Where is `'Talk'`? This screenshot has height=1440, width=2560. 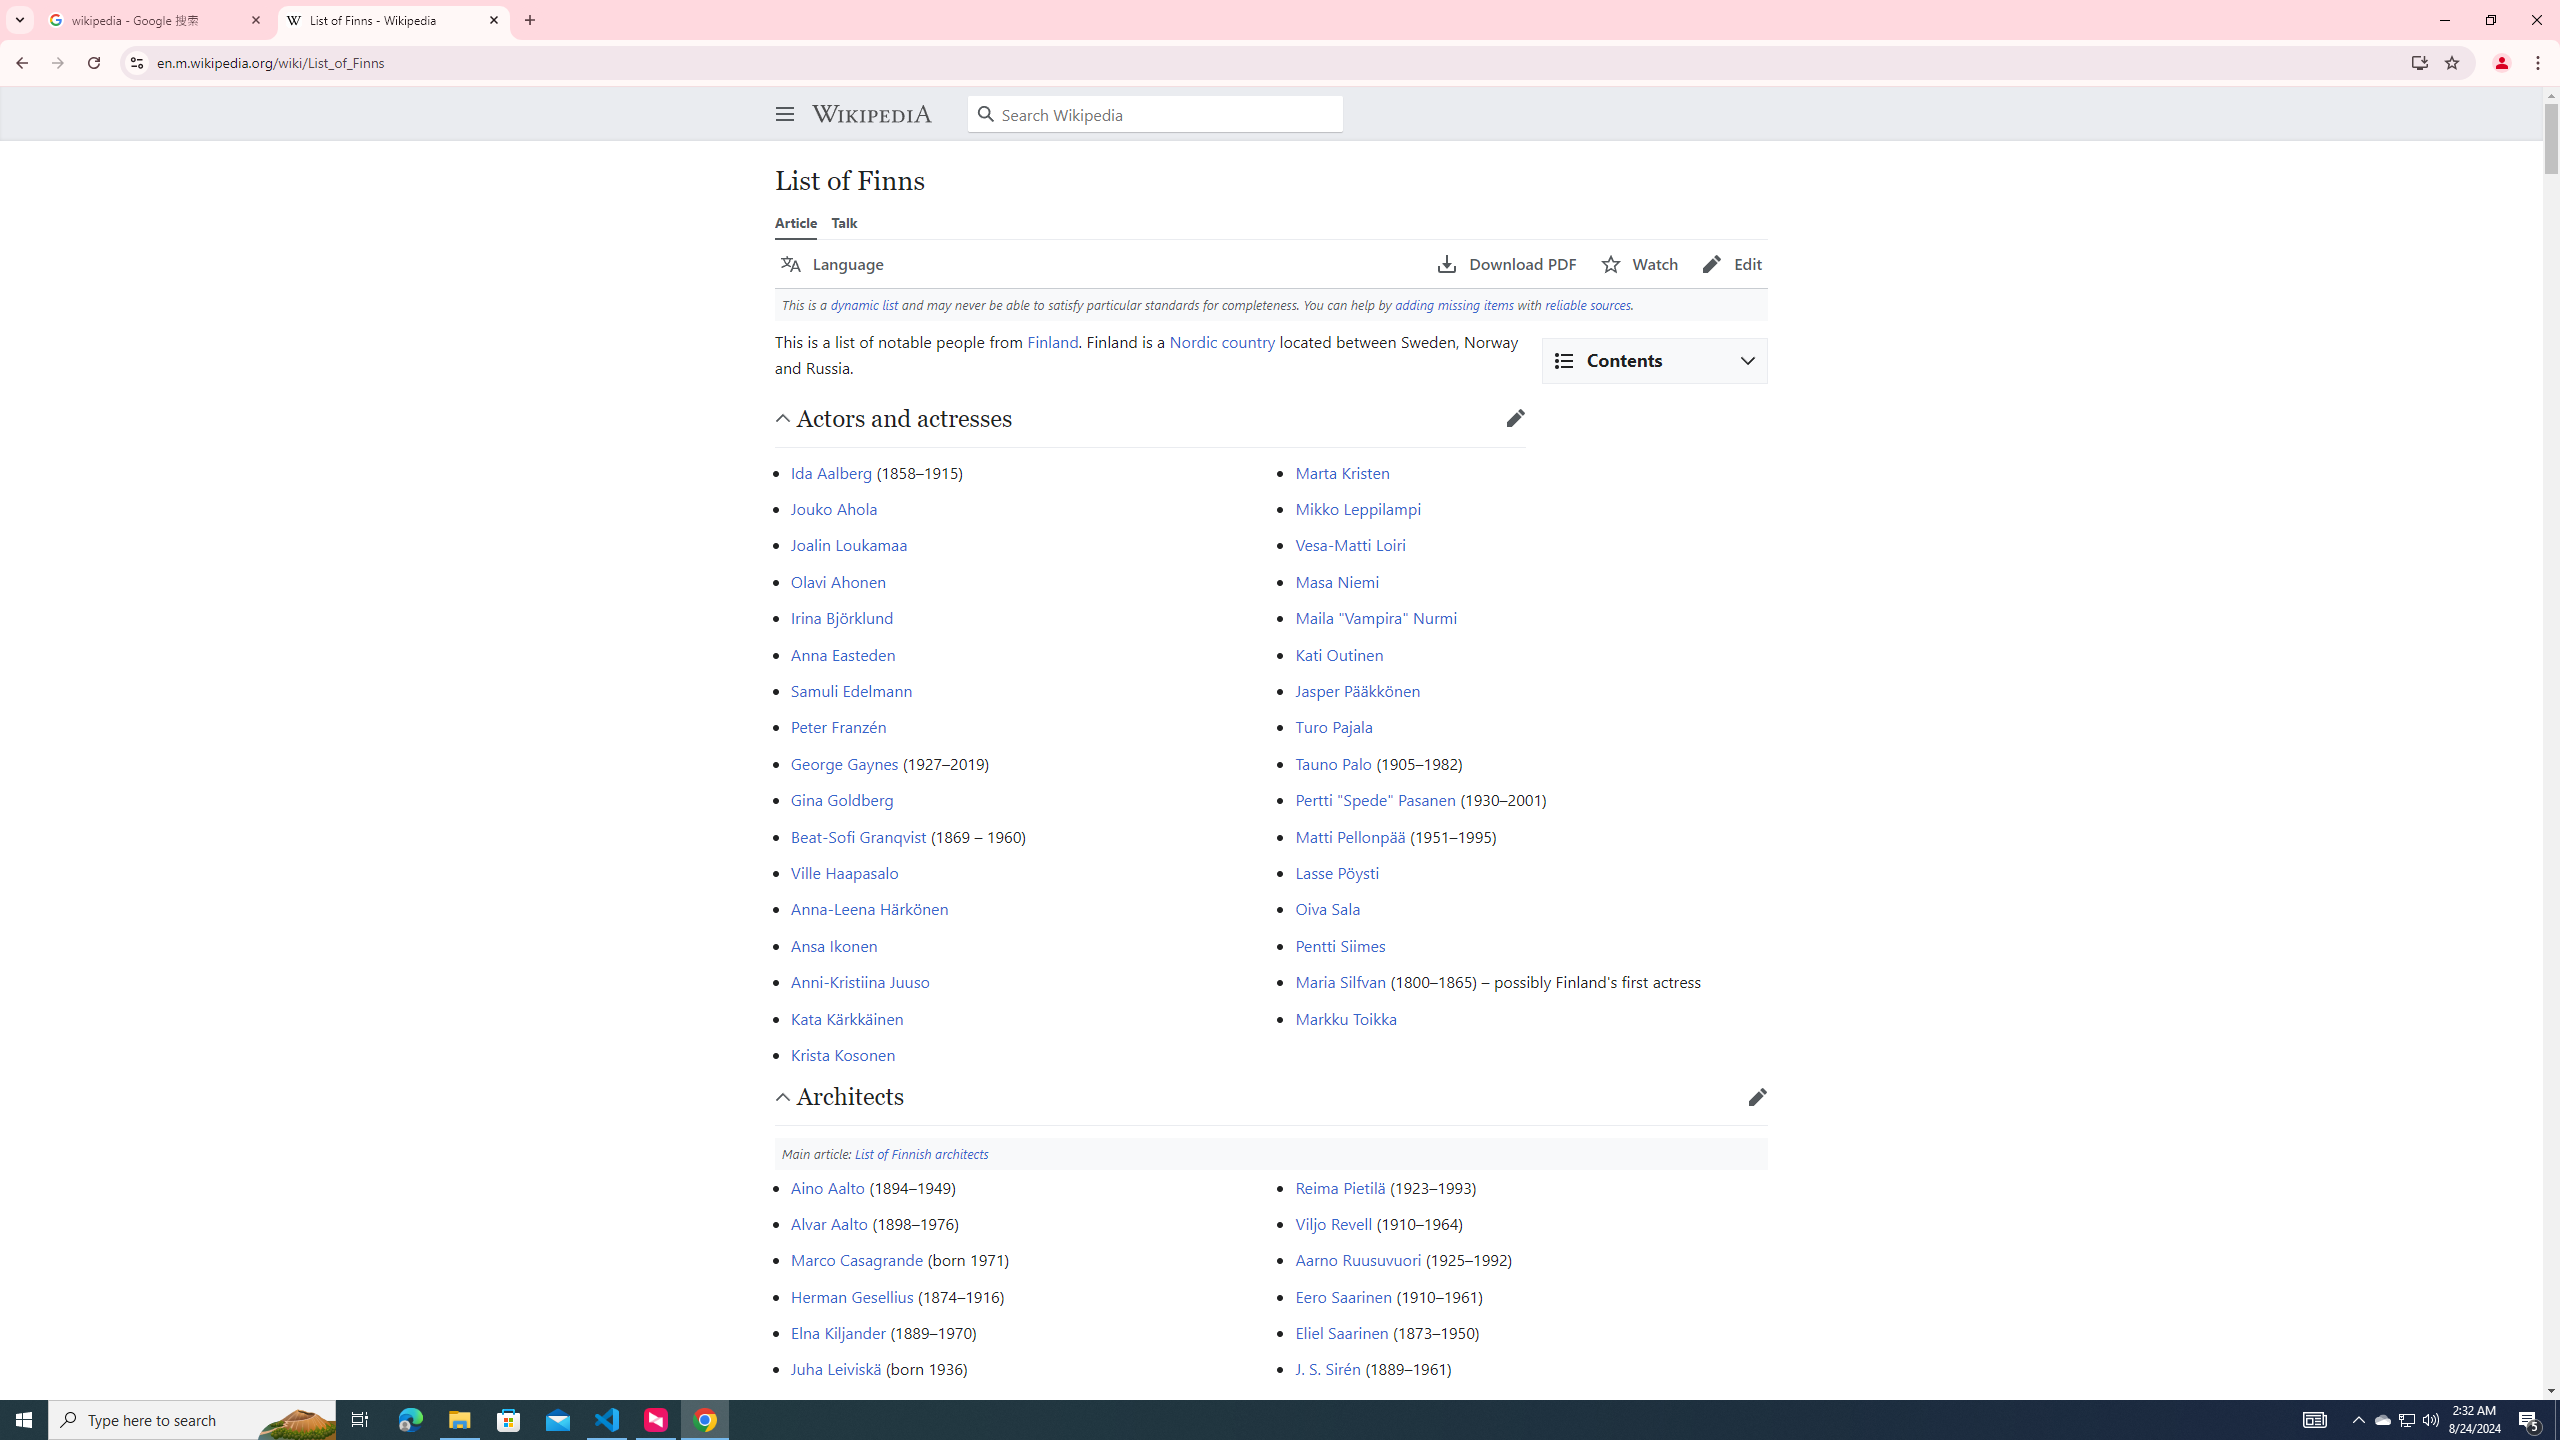 'Talk' is located at coordinates (843, 222).